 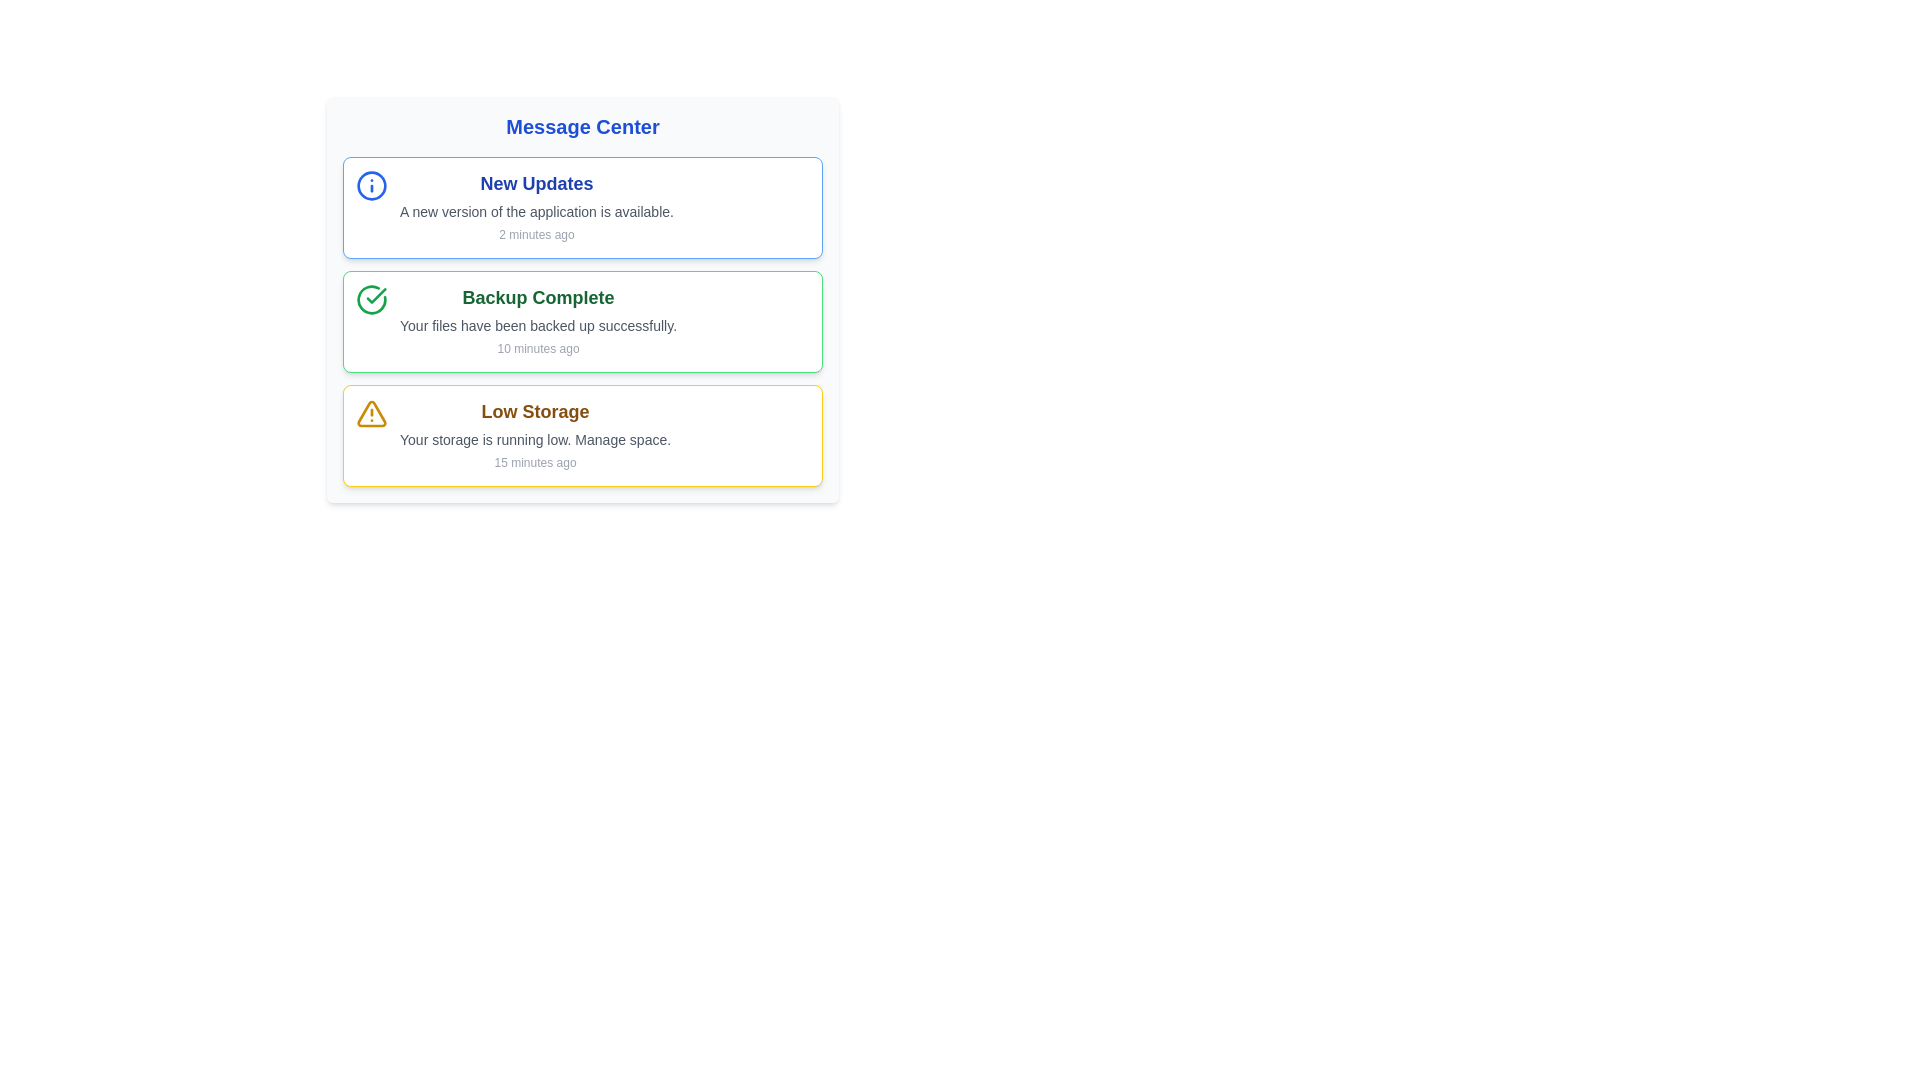 I want to click on the 'Backup Complete' text header, which is prominently styled in dark green and located under the 'Message Center' title, so click(x=538, y=297).